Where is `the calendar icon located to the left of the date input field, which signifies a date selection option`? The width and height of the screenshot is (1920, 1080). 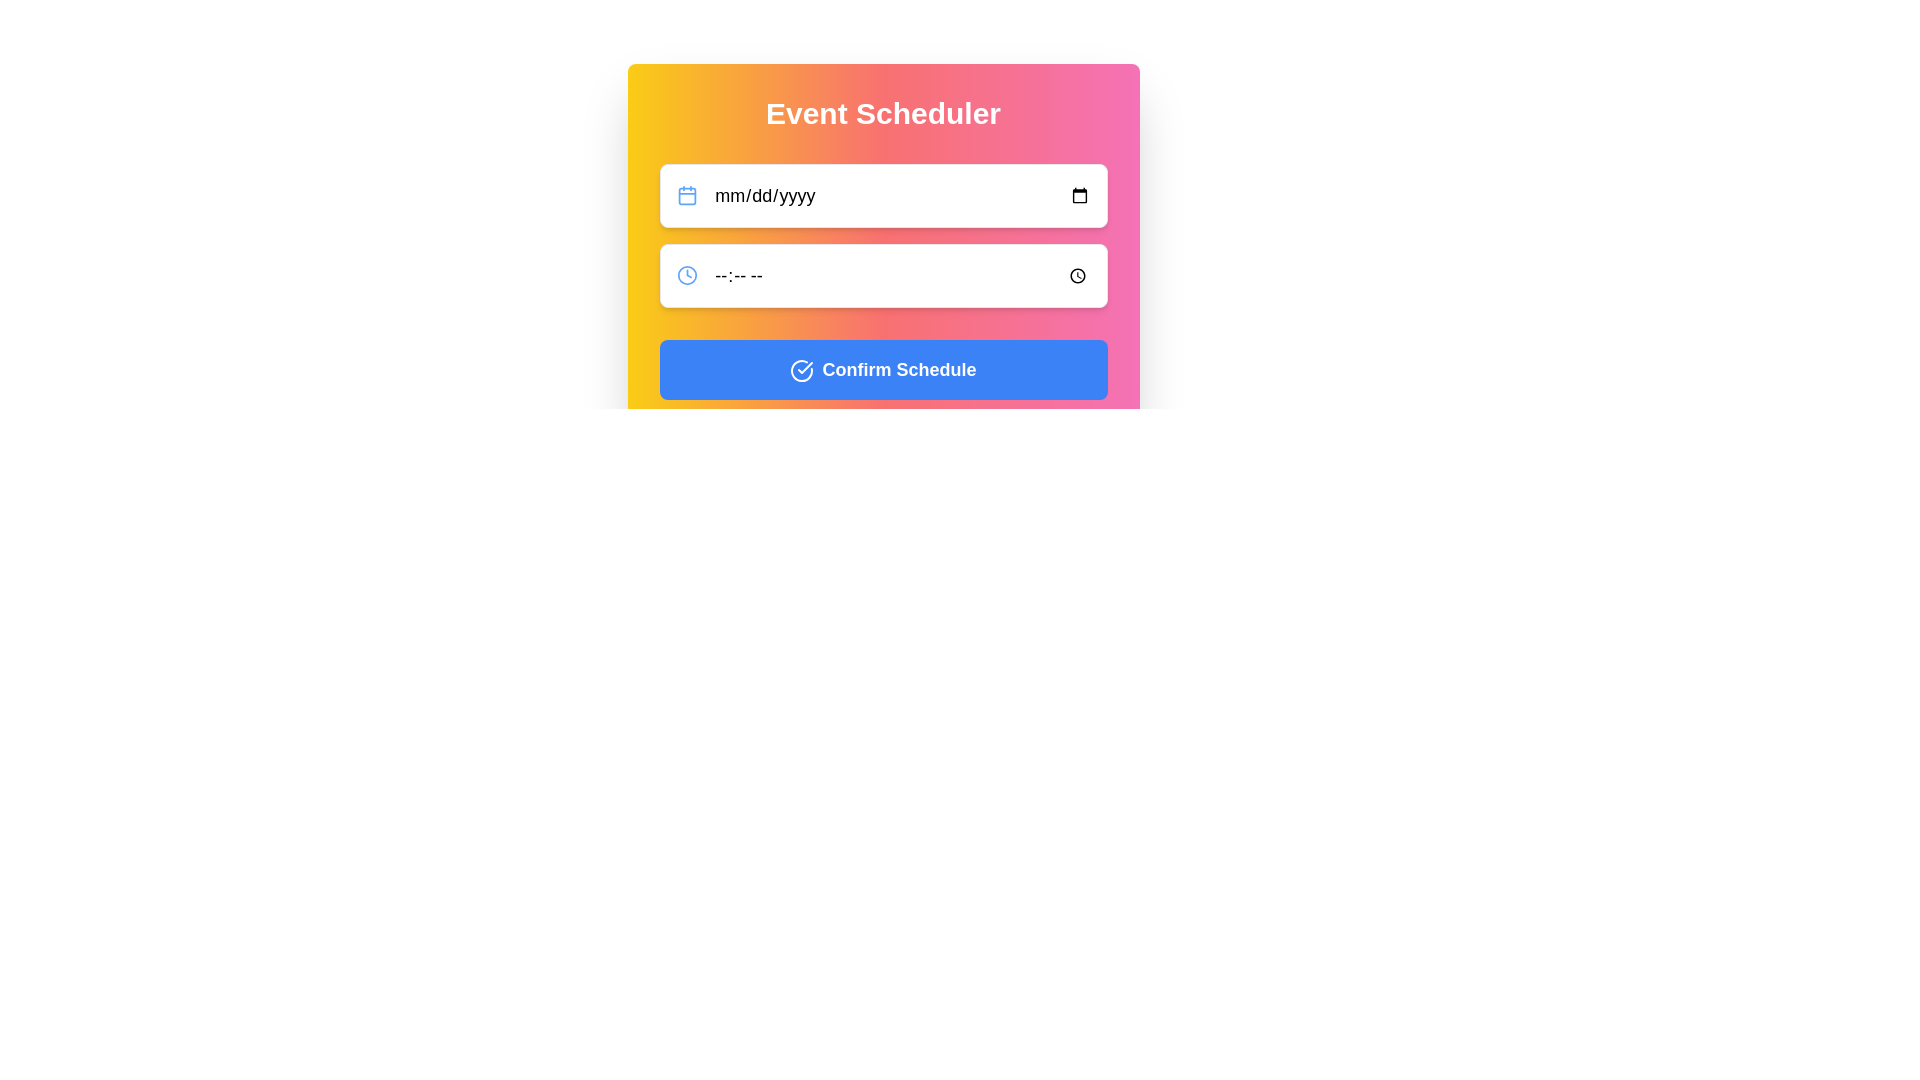 the calendar icon located to the left of the date input field, which signifies a date selection option is located at coordinates (687, 196).